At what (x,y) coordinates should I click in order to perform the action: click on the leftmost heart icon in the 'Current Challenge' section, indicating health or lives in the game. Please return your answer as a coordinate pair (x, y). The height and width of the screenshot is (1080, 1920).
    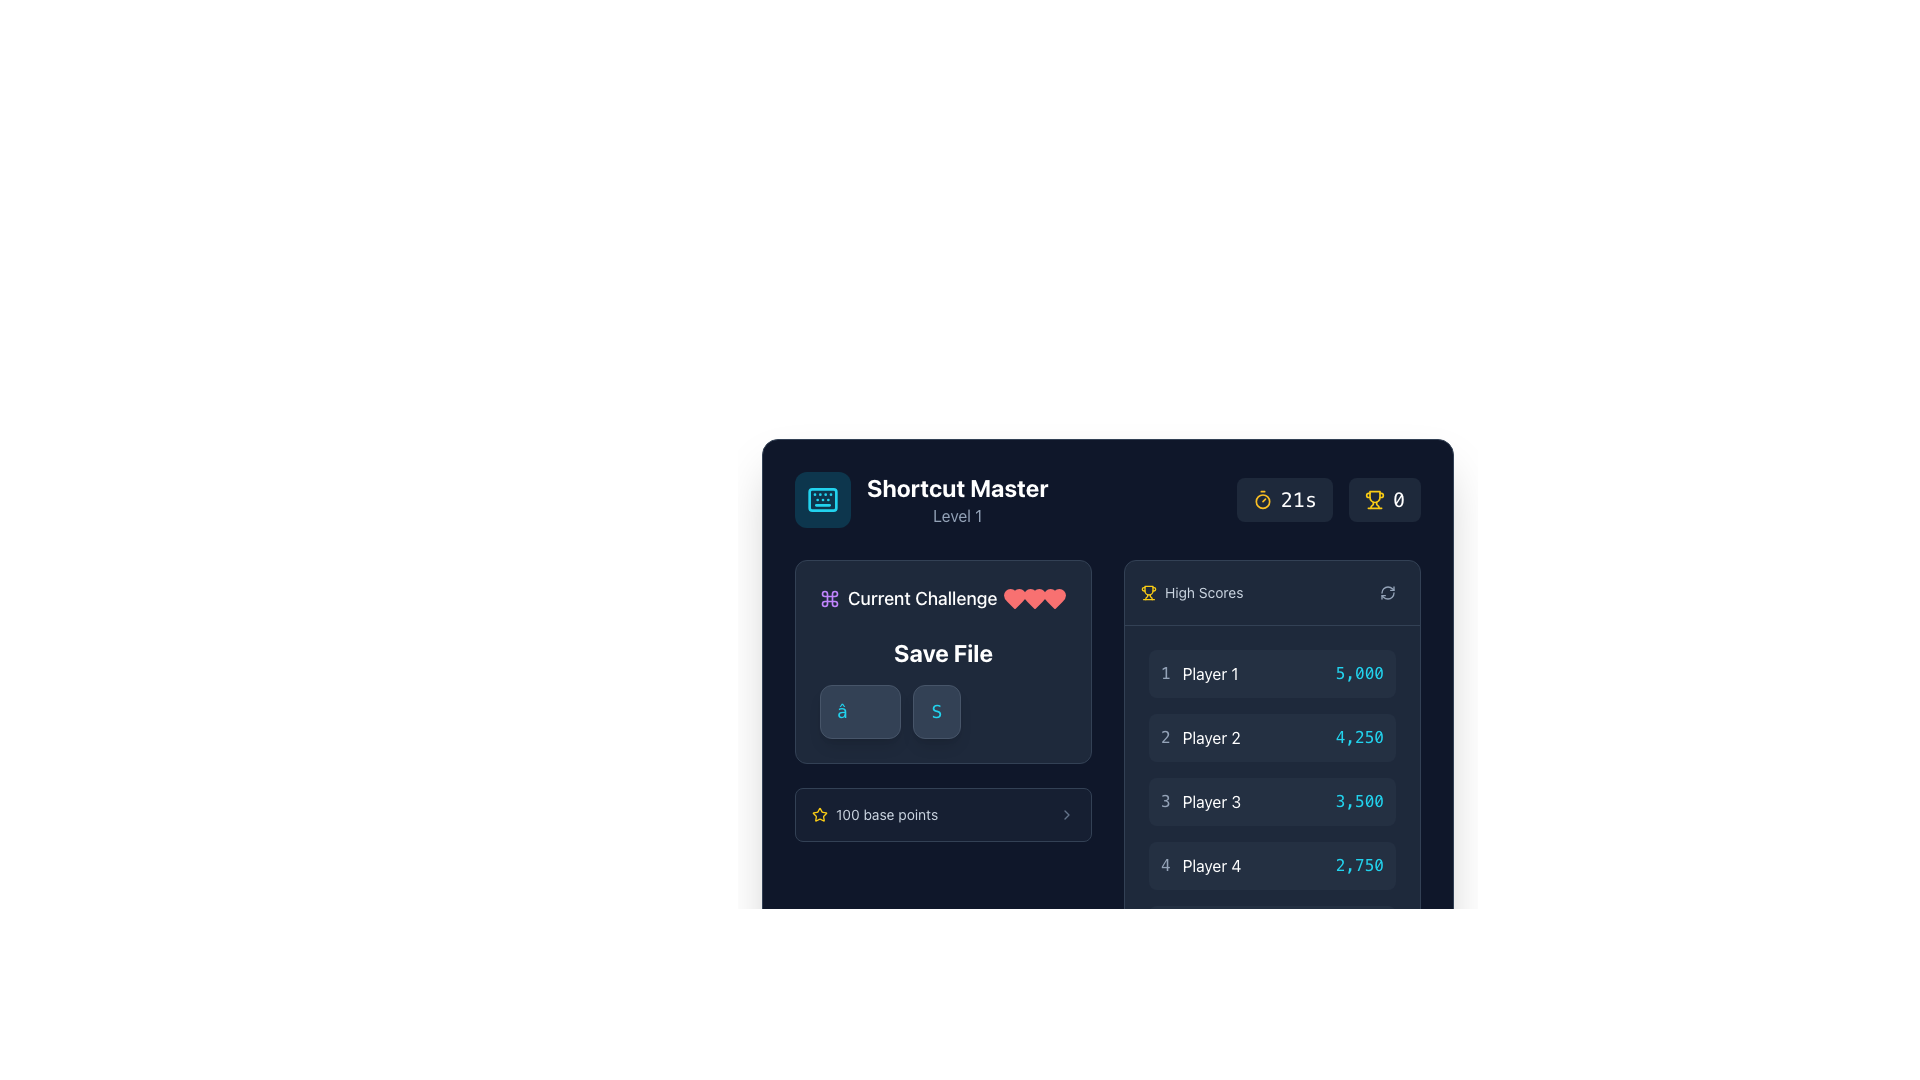
    Looking at the image, I should click on (1014, 597).